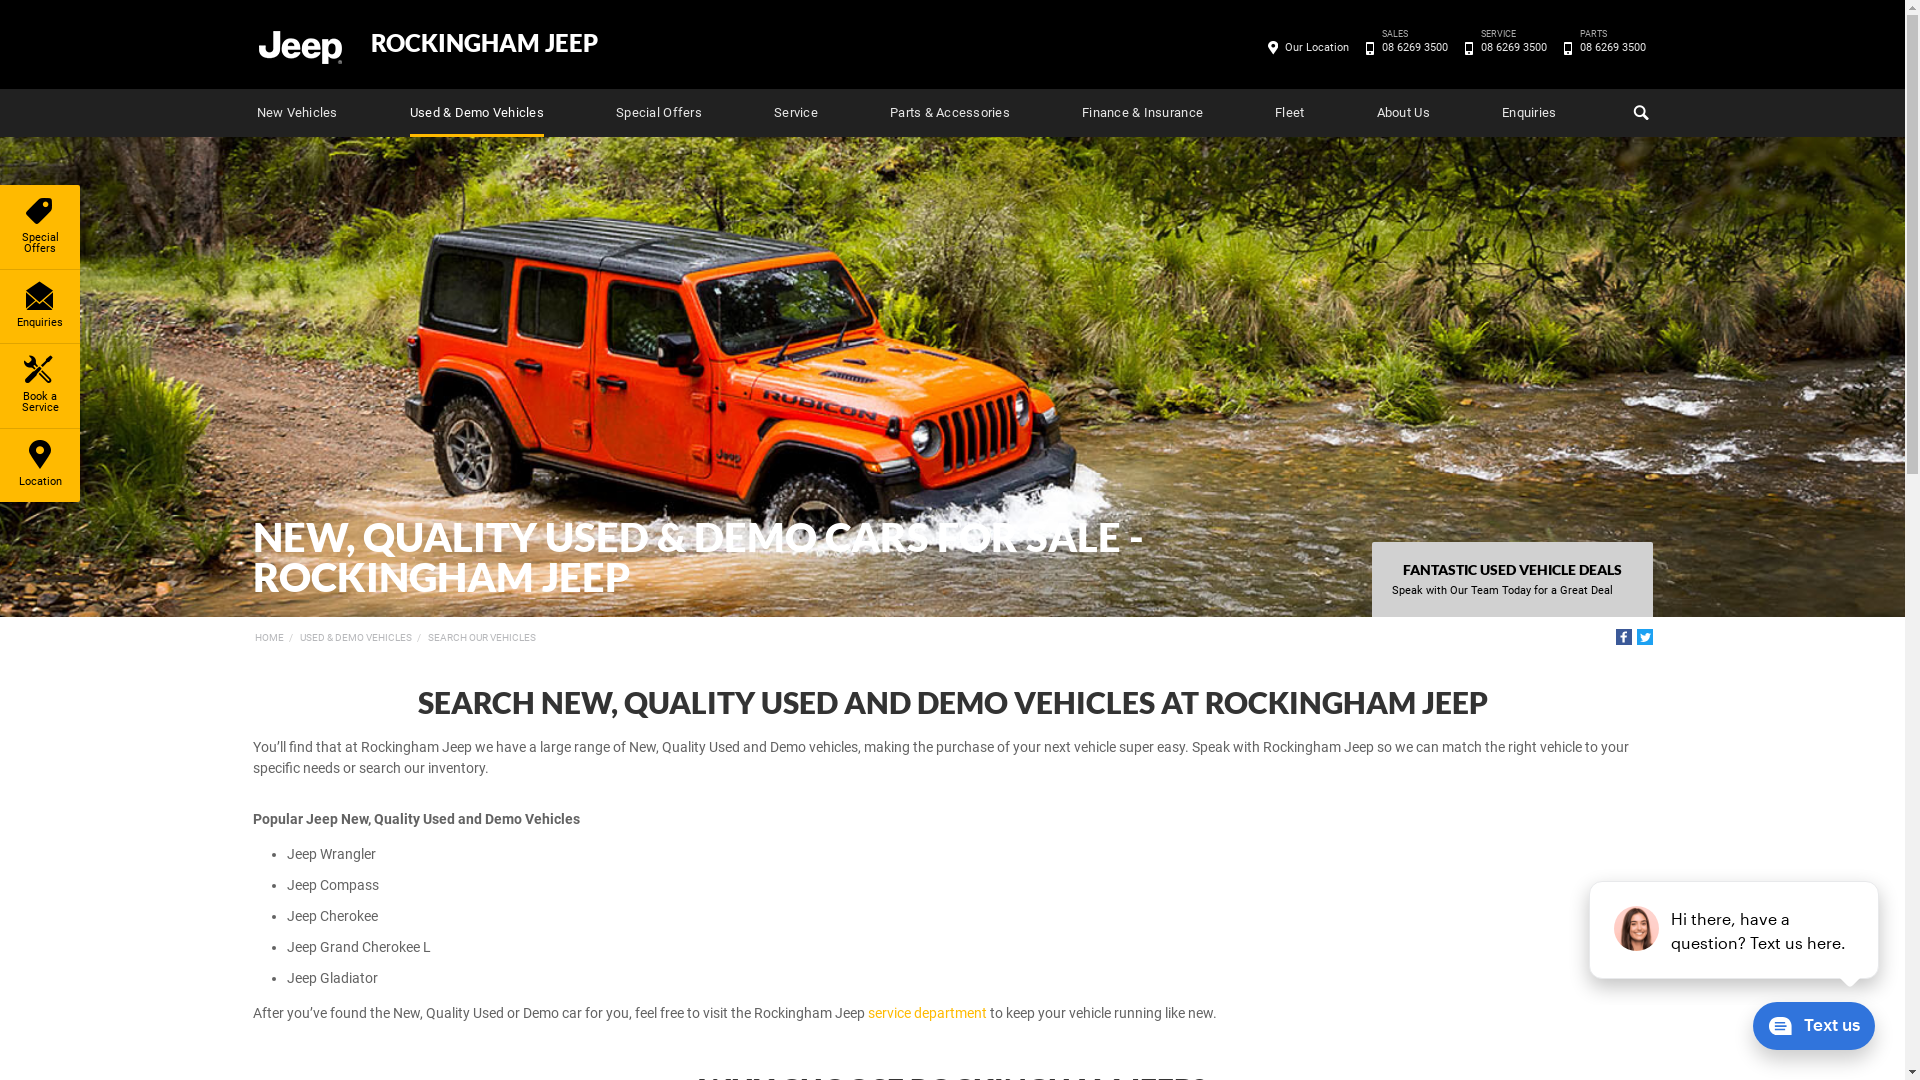 The image size is (1920, 1080). What do you see at coordinates (795, 112) in the screenshot?
I see `'Service'` at bounding box center [795, 112].